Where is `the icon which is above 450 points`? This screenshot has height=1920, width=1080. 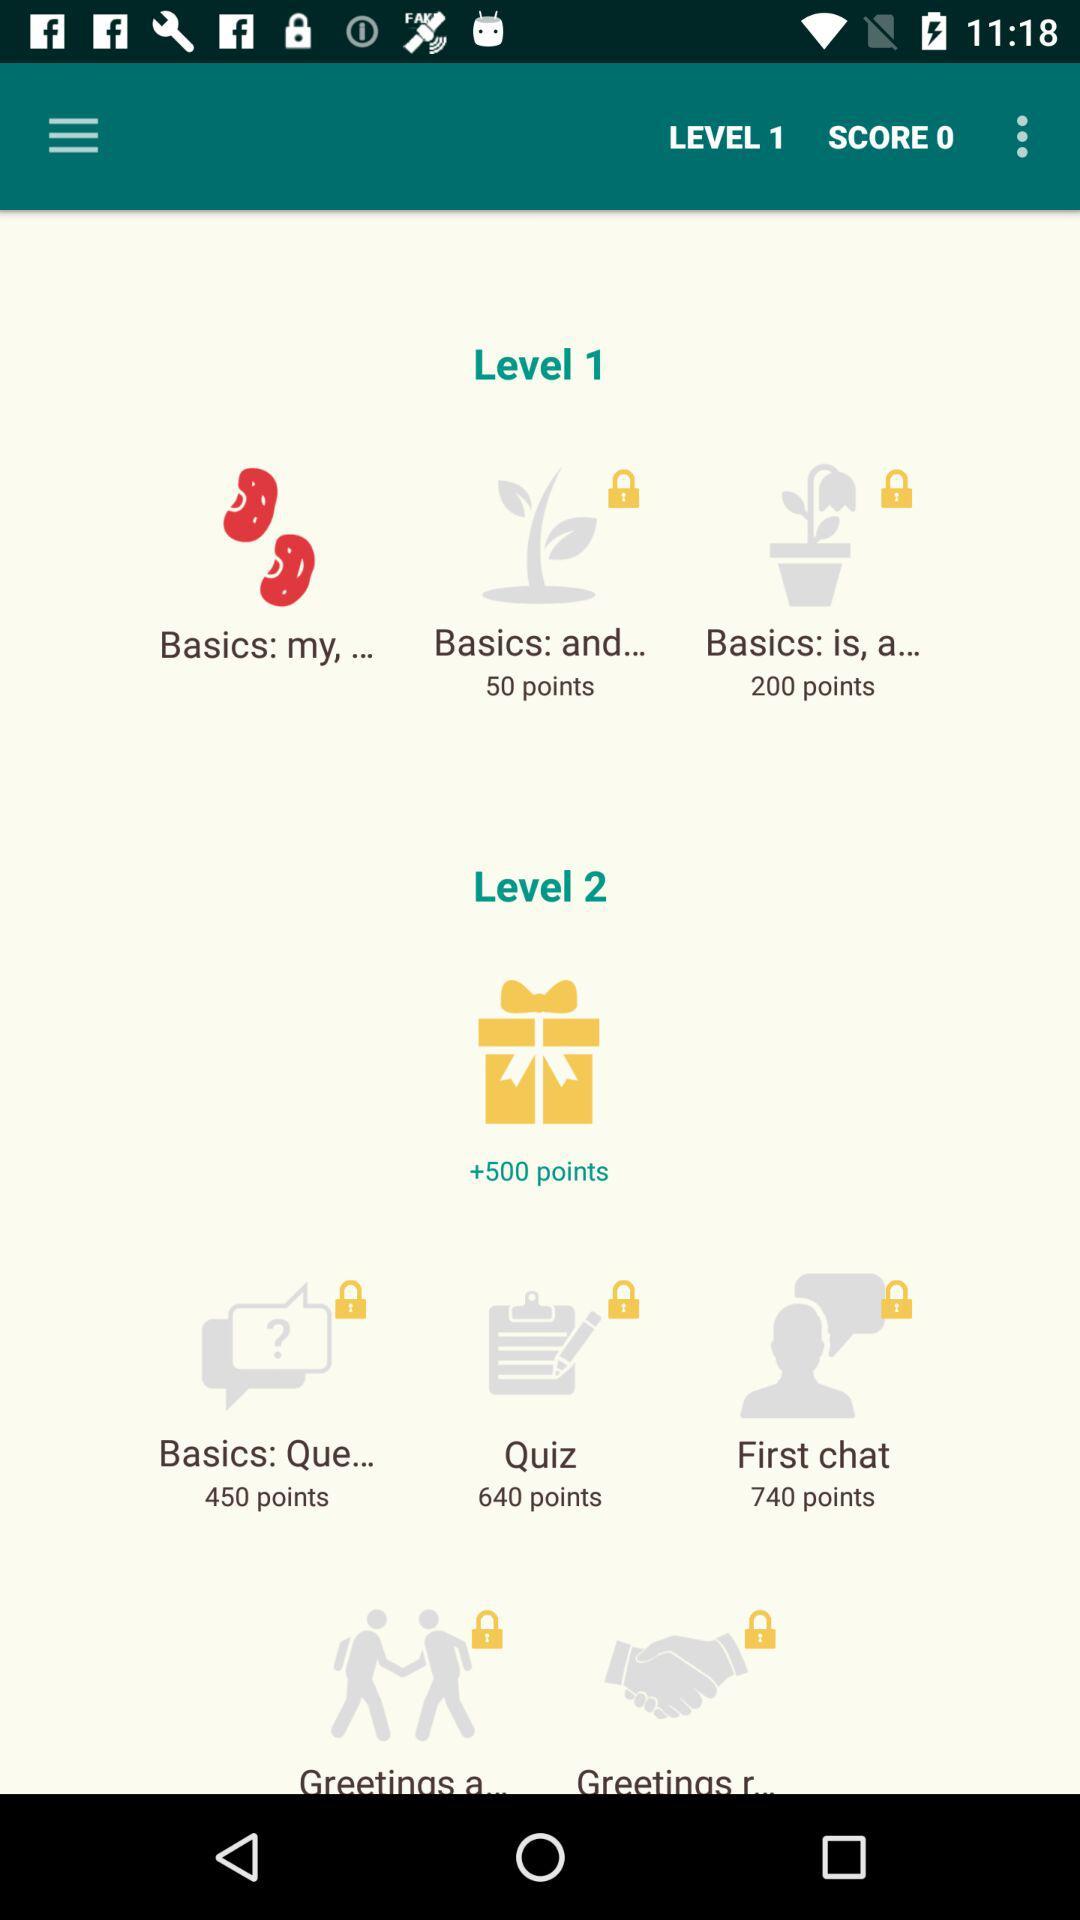 the icon which is above 450 points is located at coordinates (265, 1345).